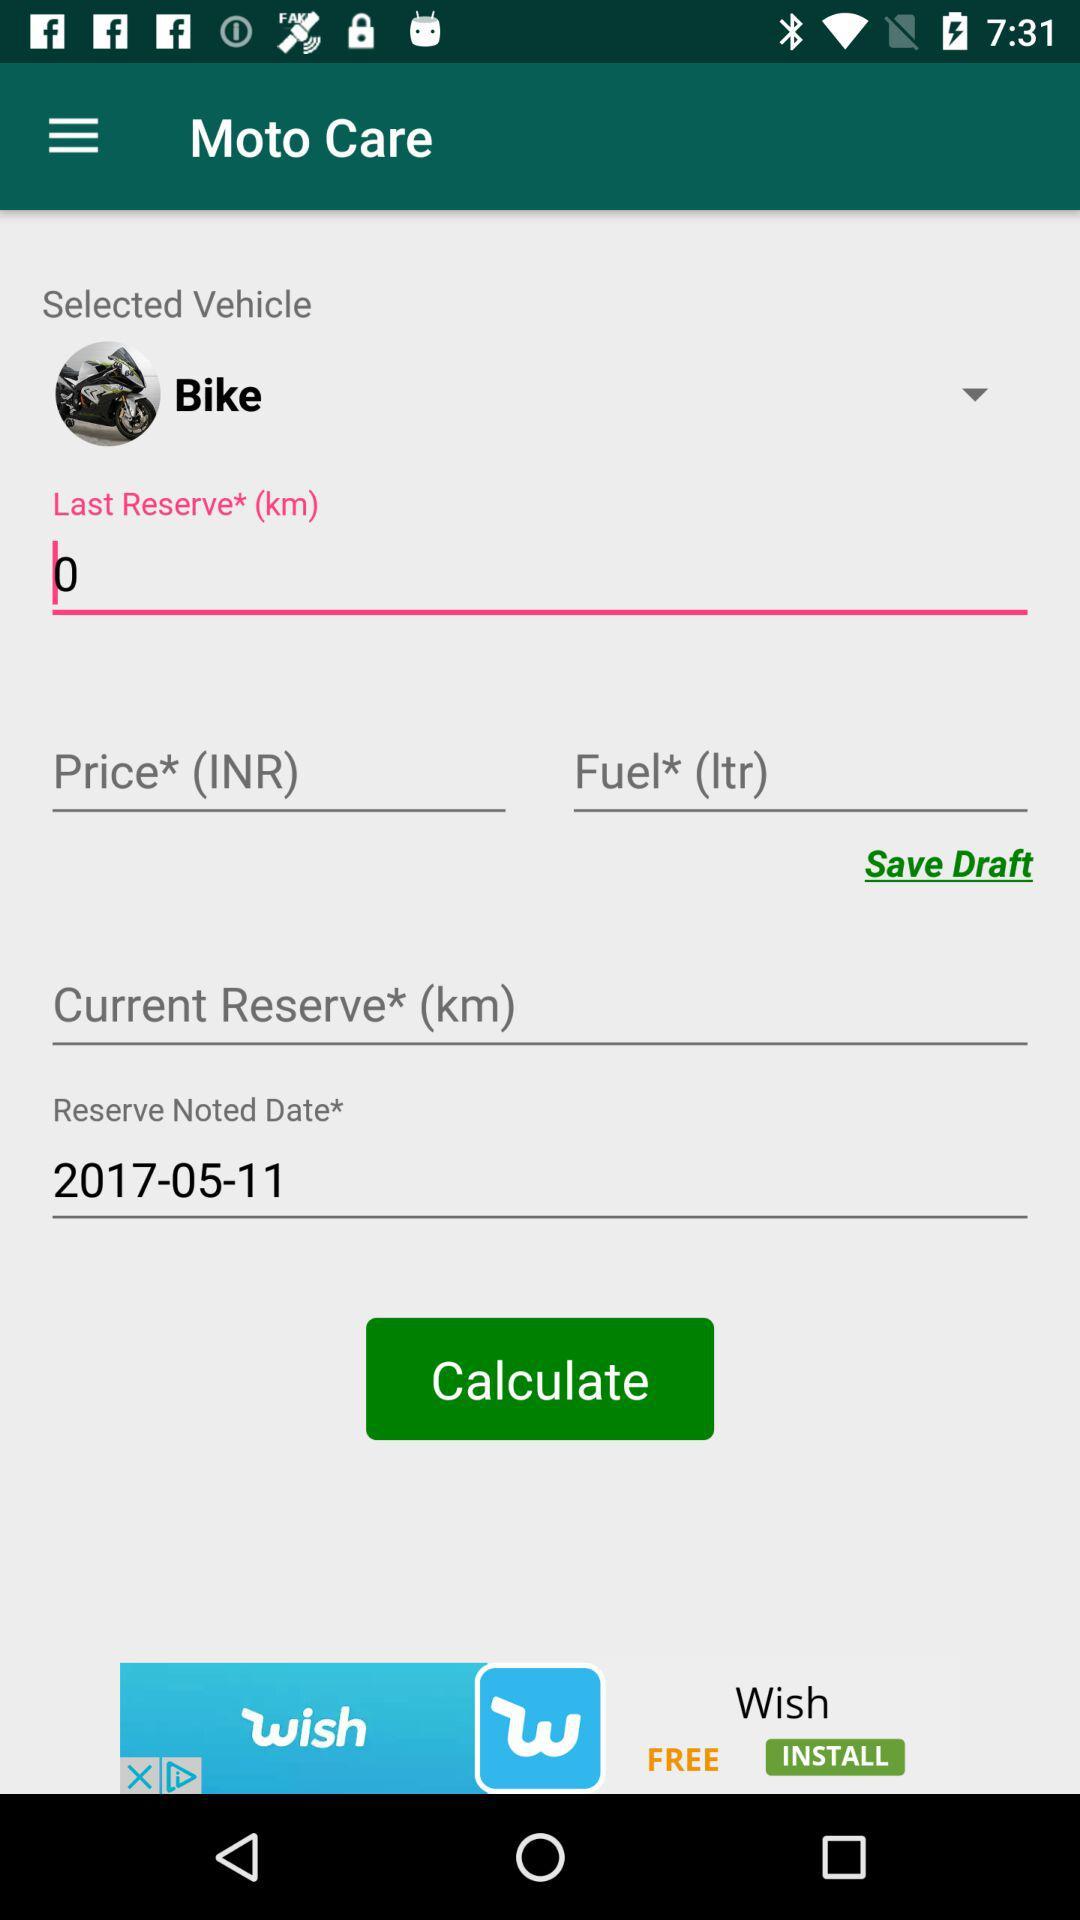  What do you see at coordinates (540, 1006) in the screenshot?
I see `inform the current reserve` at bounding box center [540, 1006].